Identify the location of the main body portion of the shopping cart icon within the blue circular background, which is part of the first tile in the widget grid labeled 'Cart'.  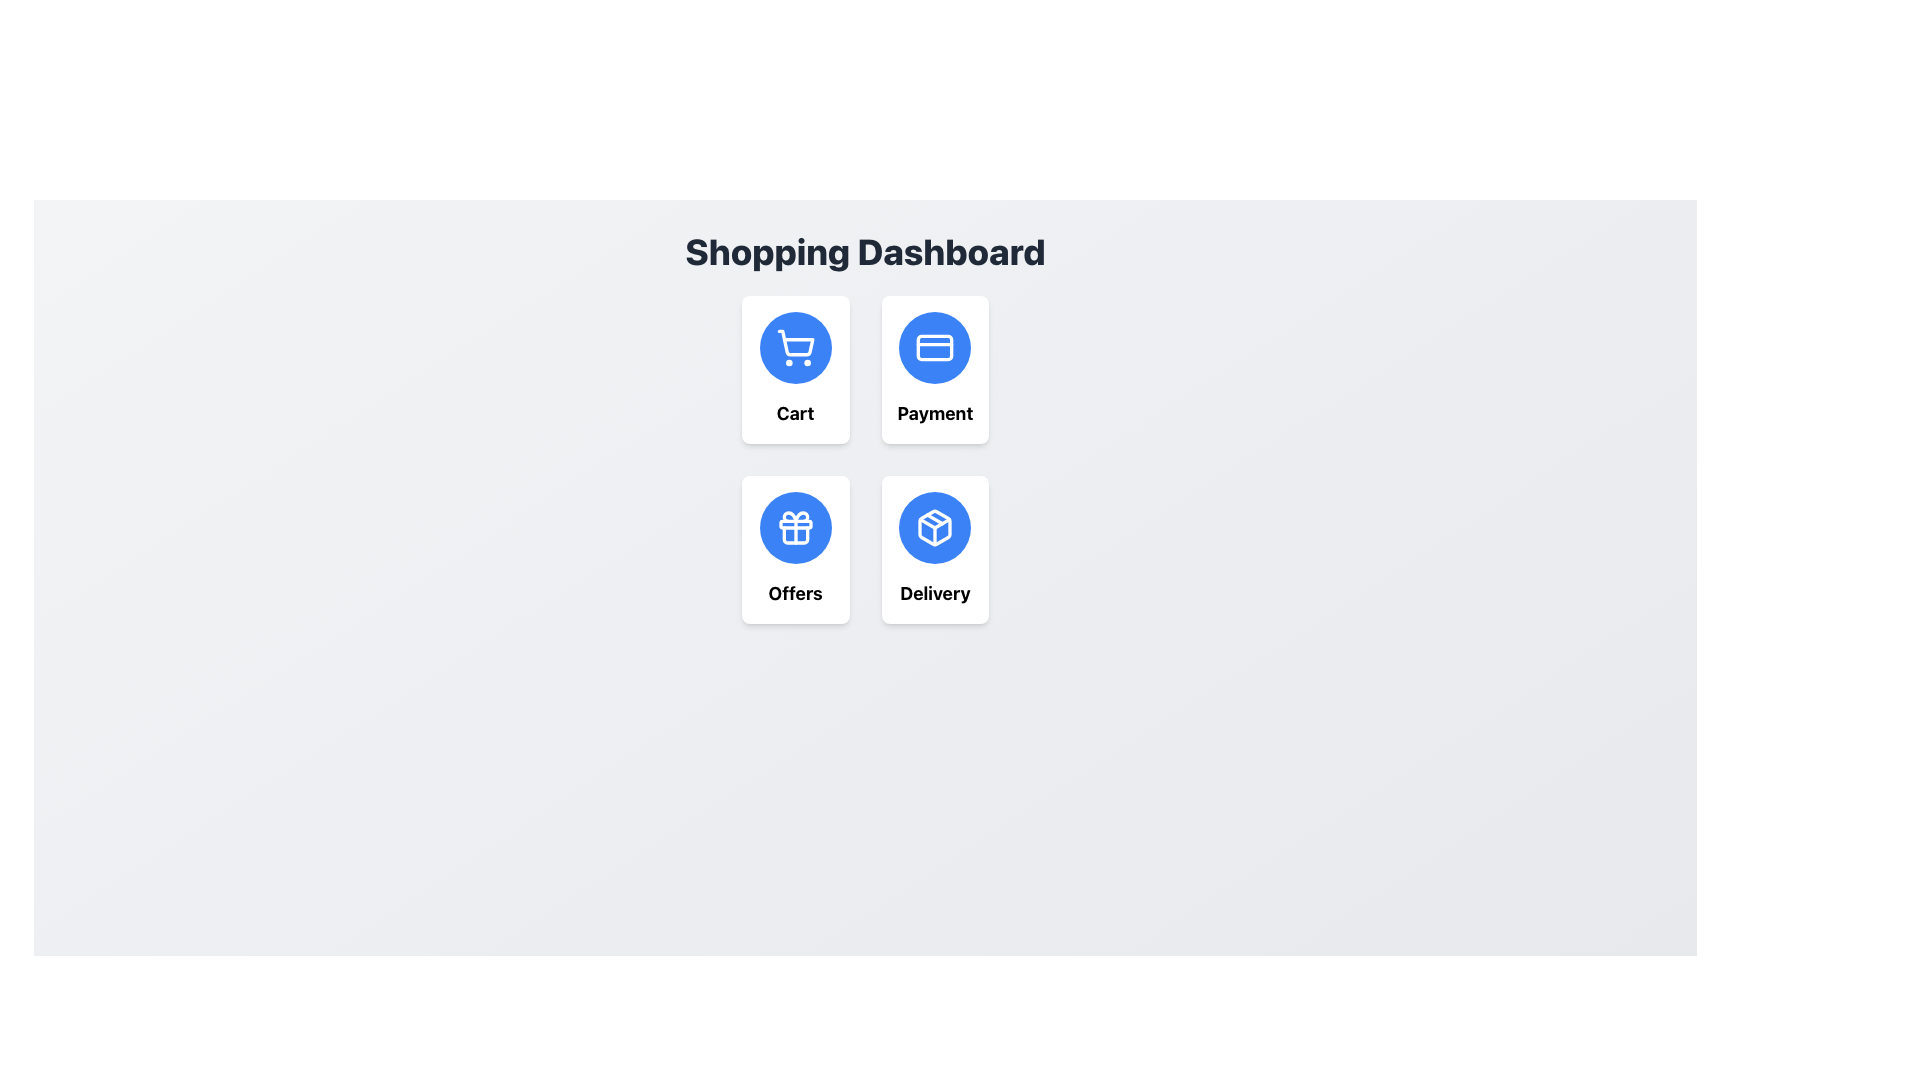
(794, 342).